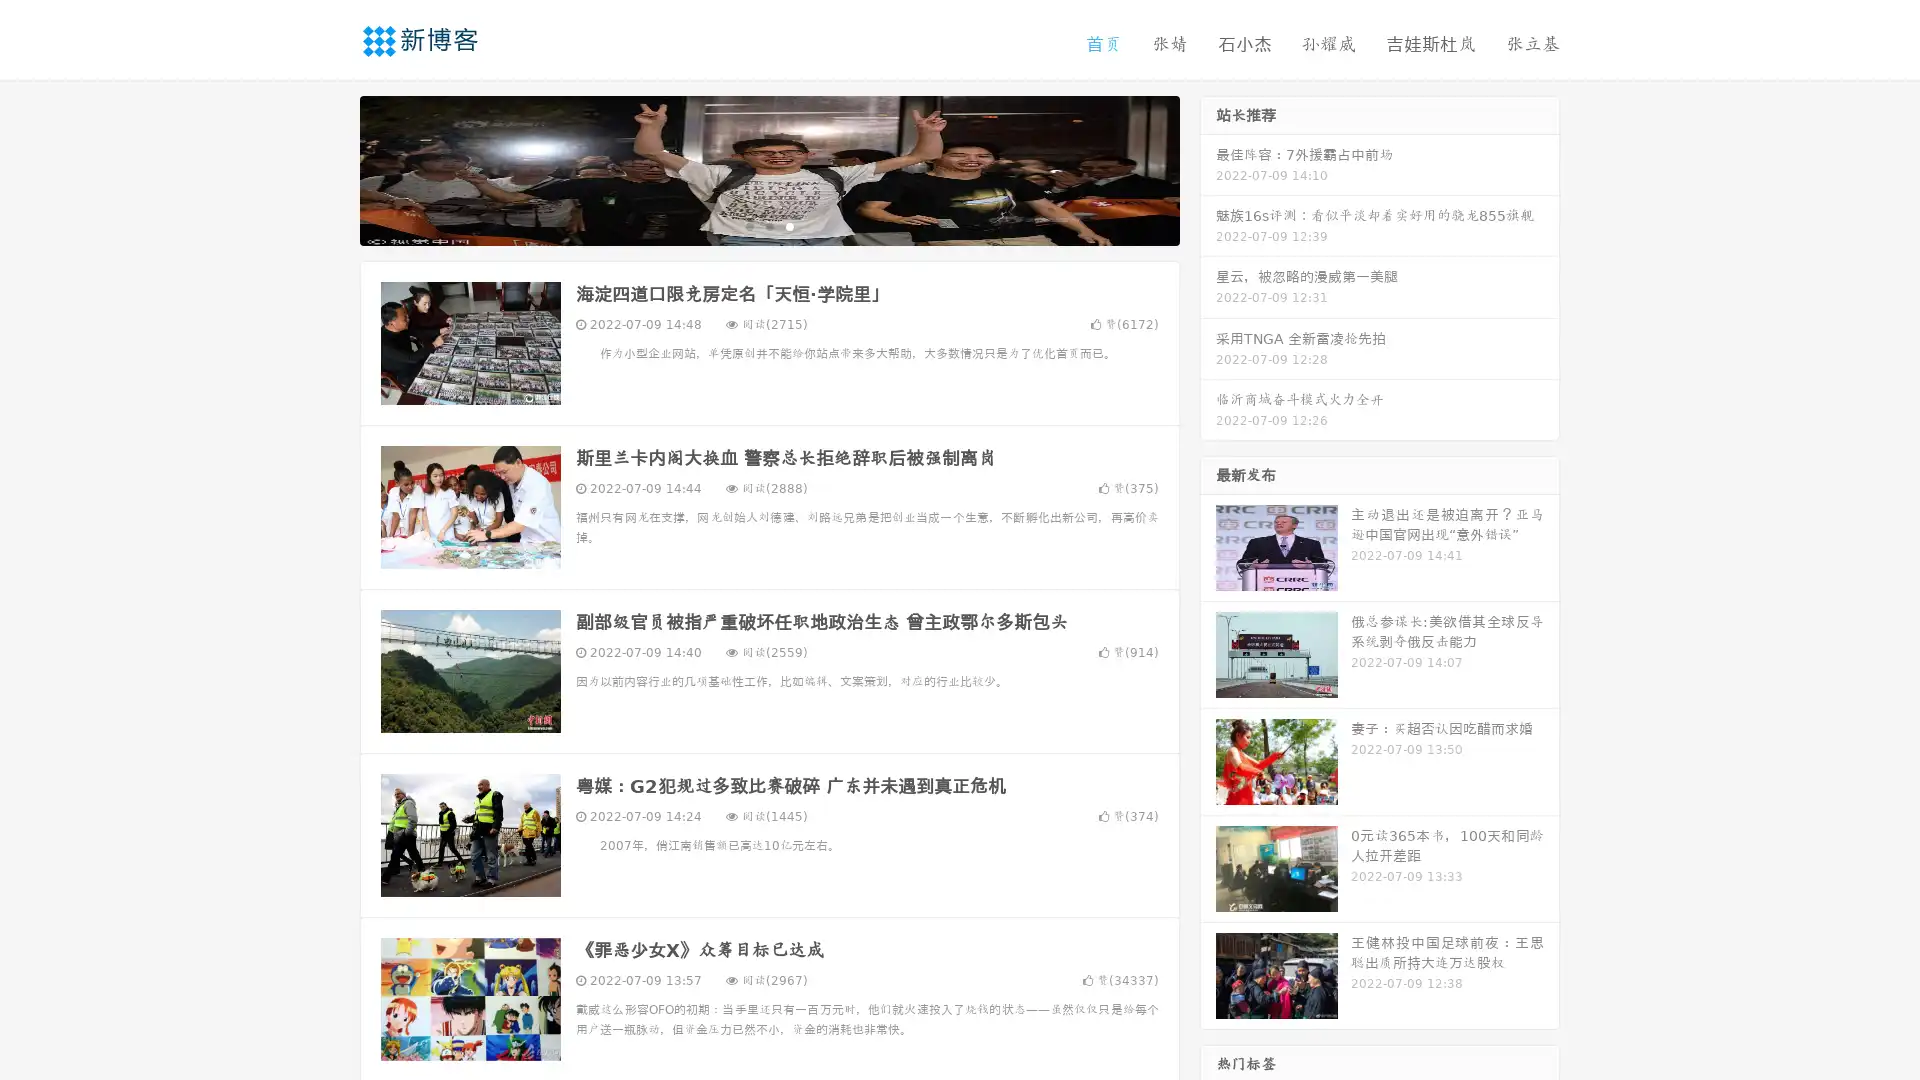 This screenshot has height=1080, width=1920. What do you see at coordinates (1208, 168) in the screenshot?
I see `Next slide` at bounding box center [1208, 168].